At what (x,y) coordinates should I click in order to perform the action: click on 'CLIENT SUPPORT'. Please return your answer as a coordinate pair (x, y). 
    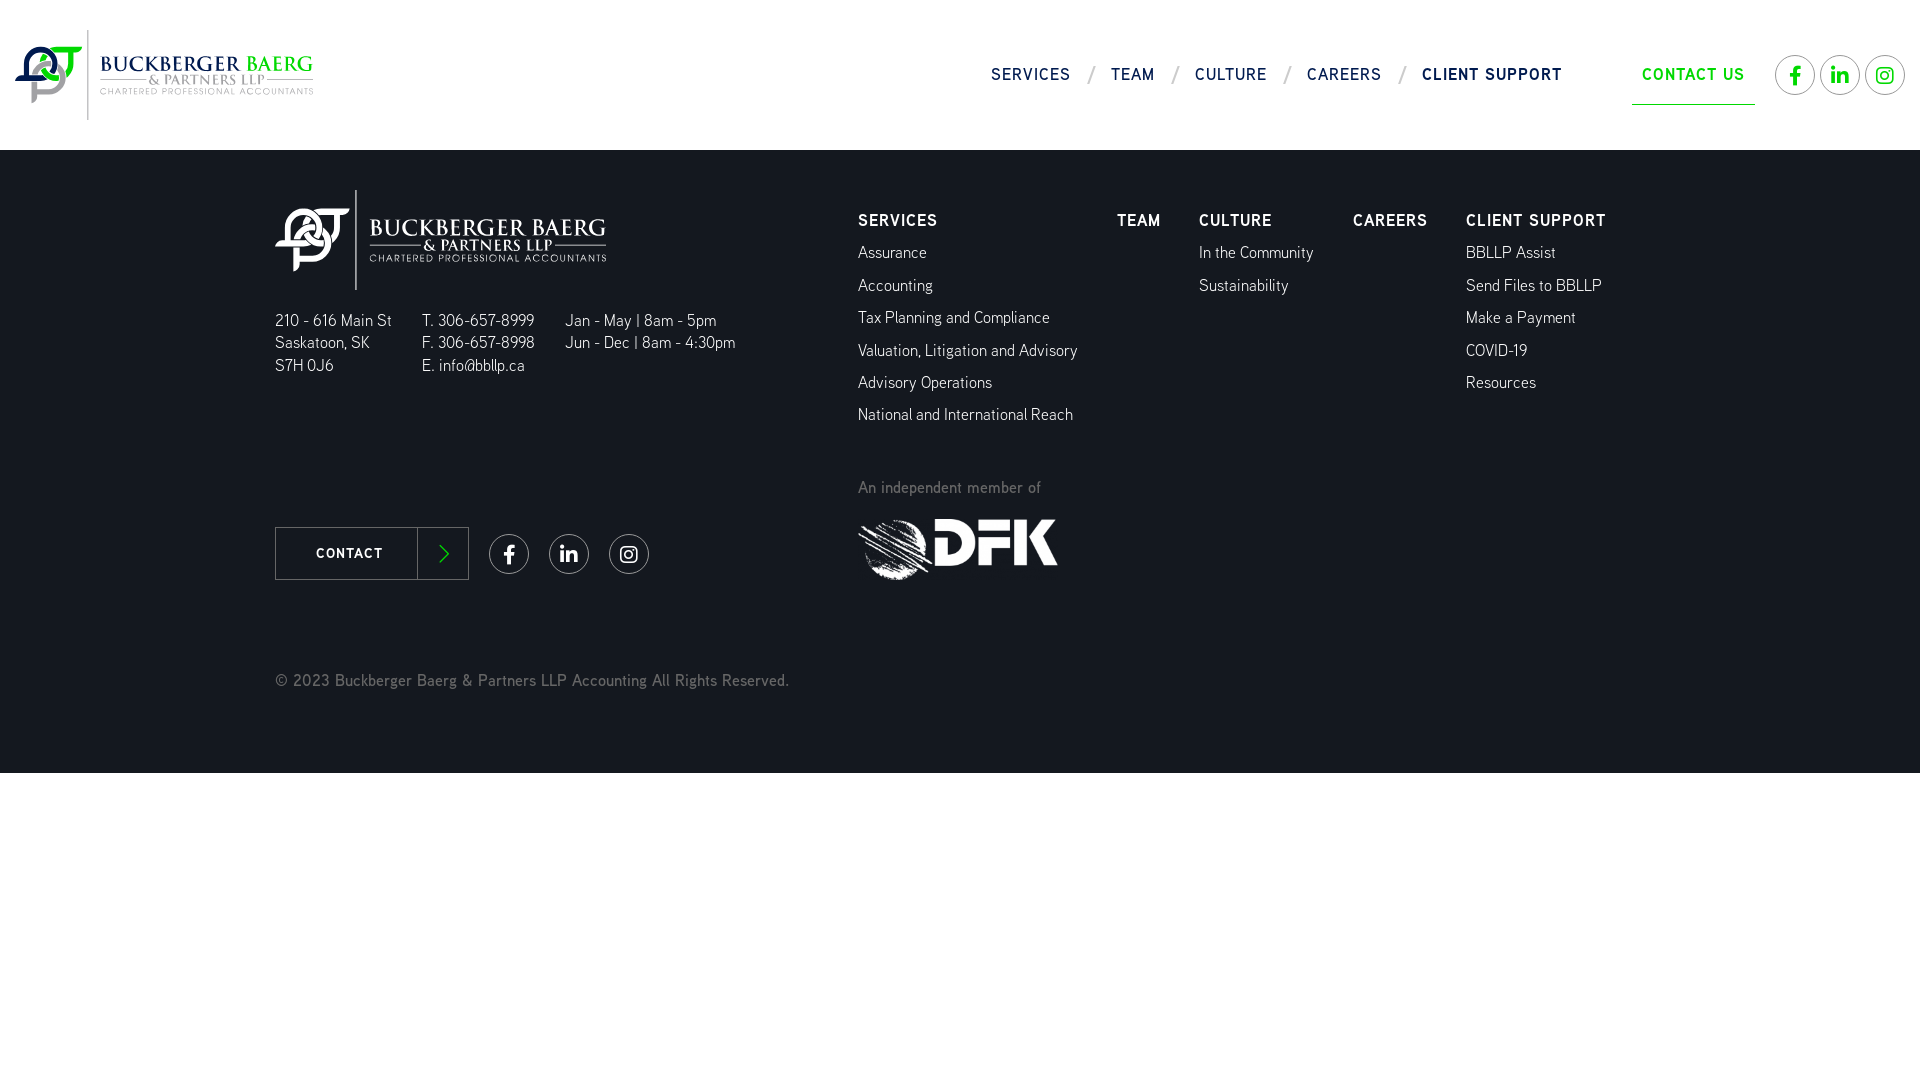
    Looking at the image, I should click on (1535, 220).